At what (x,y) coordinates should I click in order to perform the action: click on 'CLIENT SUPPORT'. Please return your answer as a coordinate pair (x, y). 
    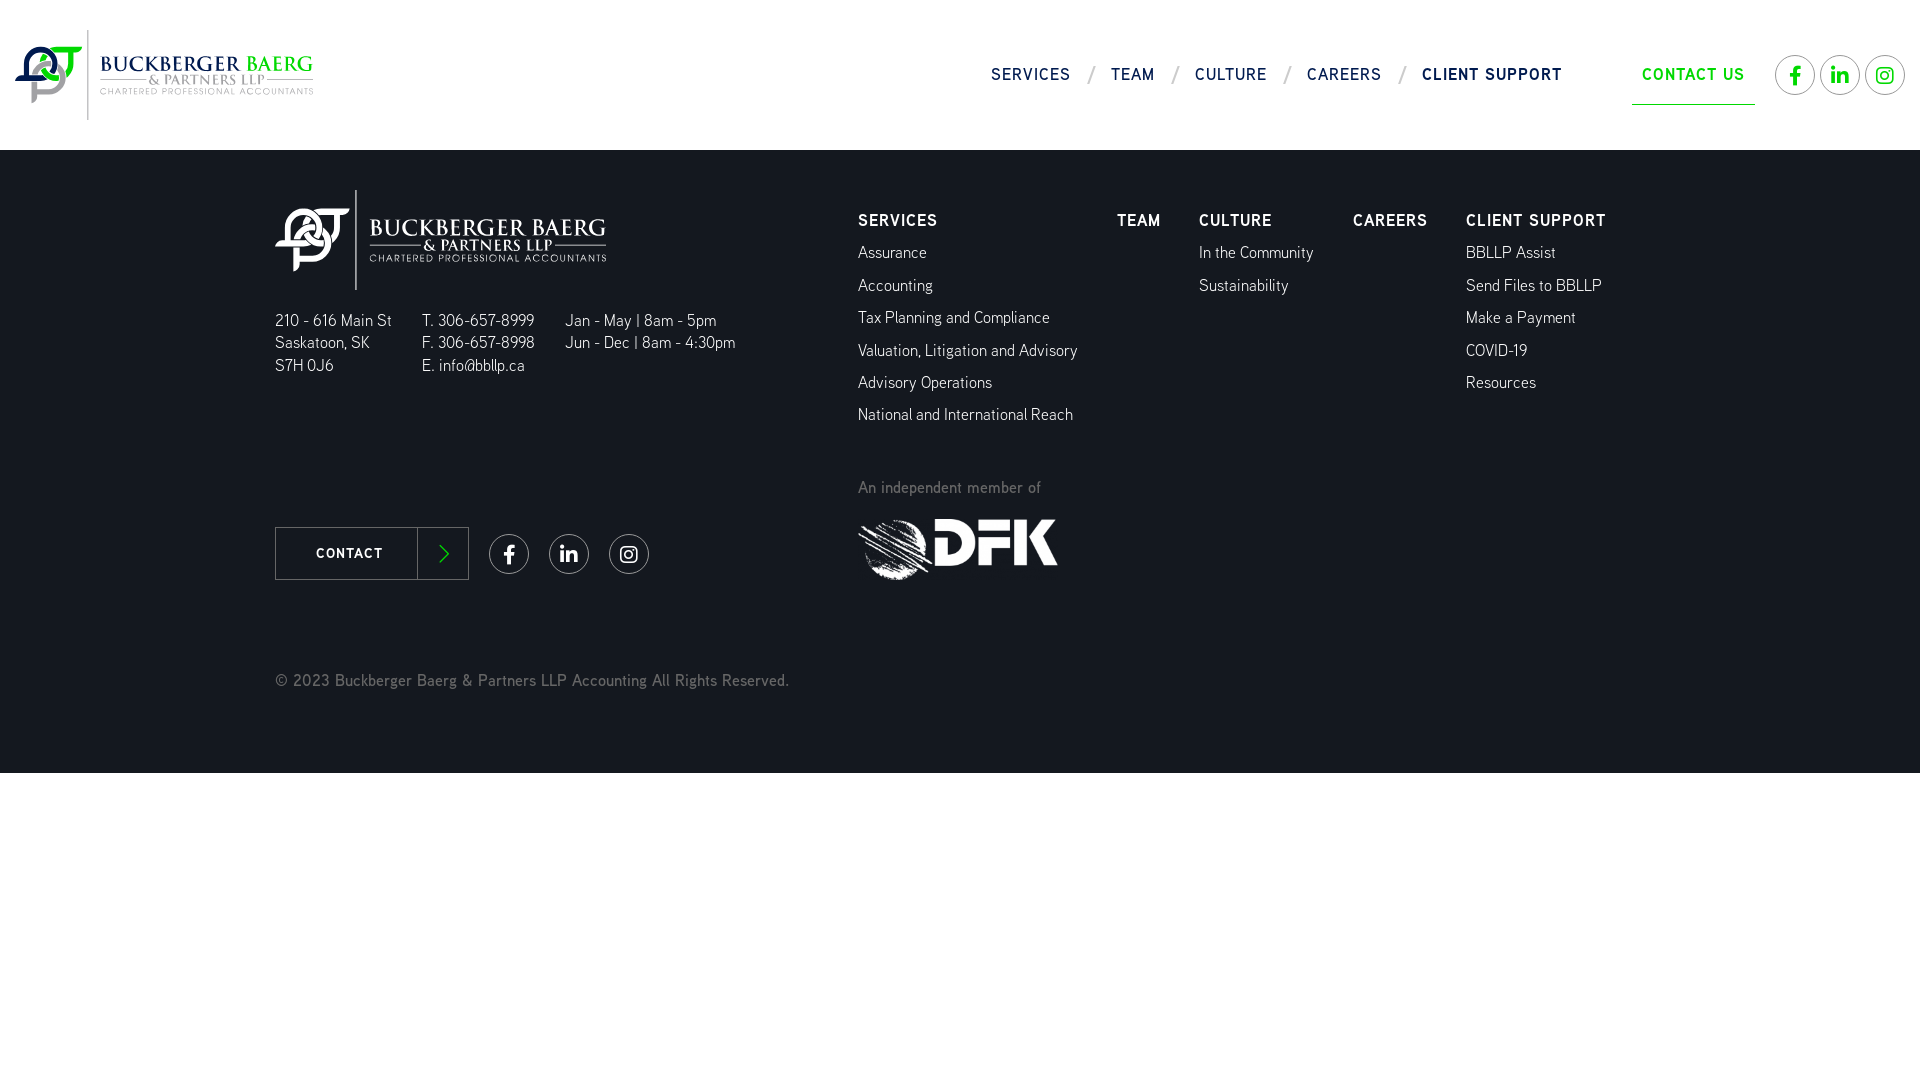
    Looking at the image, I should click on (1535, 220).